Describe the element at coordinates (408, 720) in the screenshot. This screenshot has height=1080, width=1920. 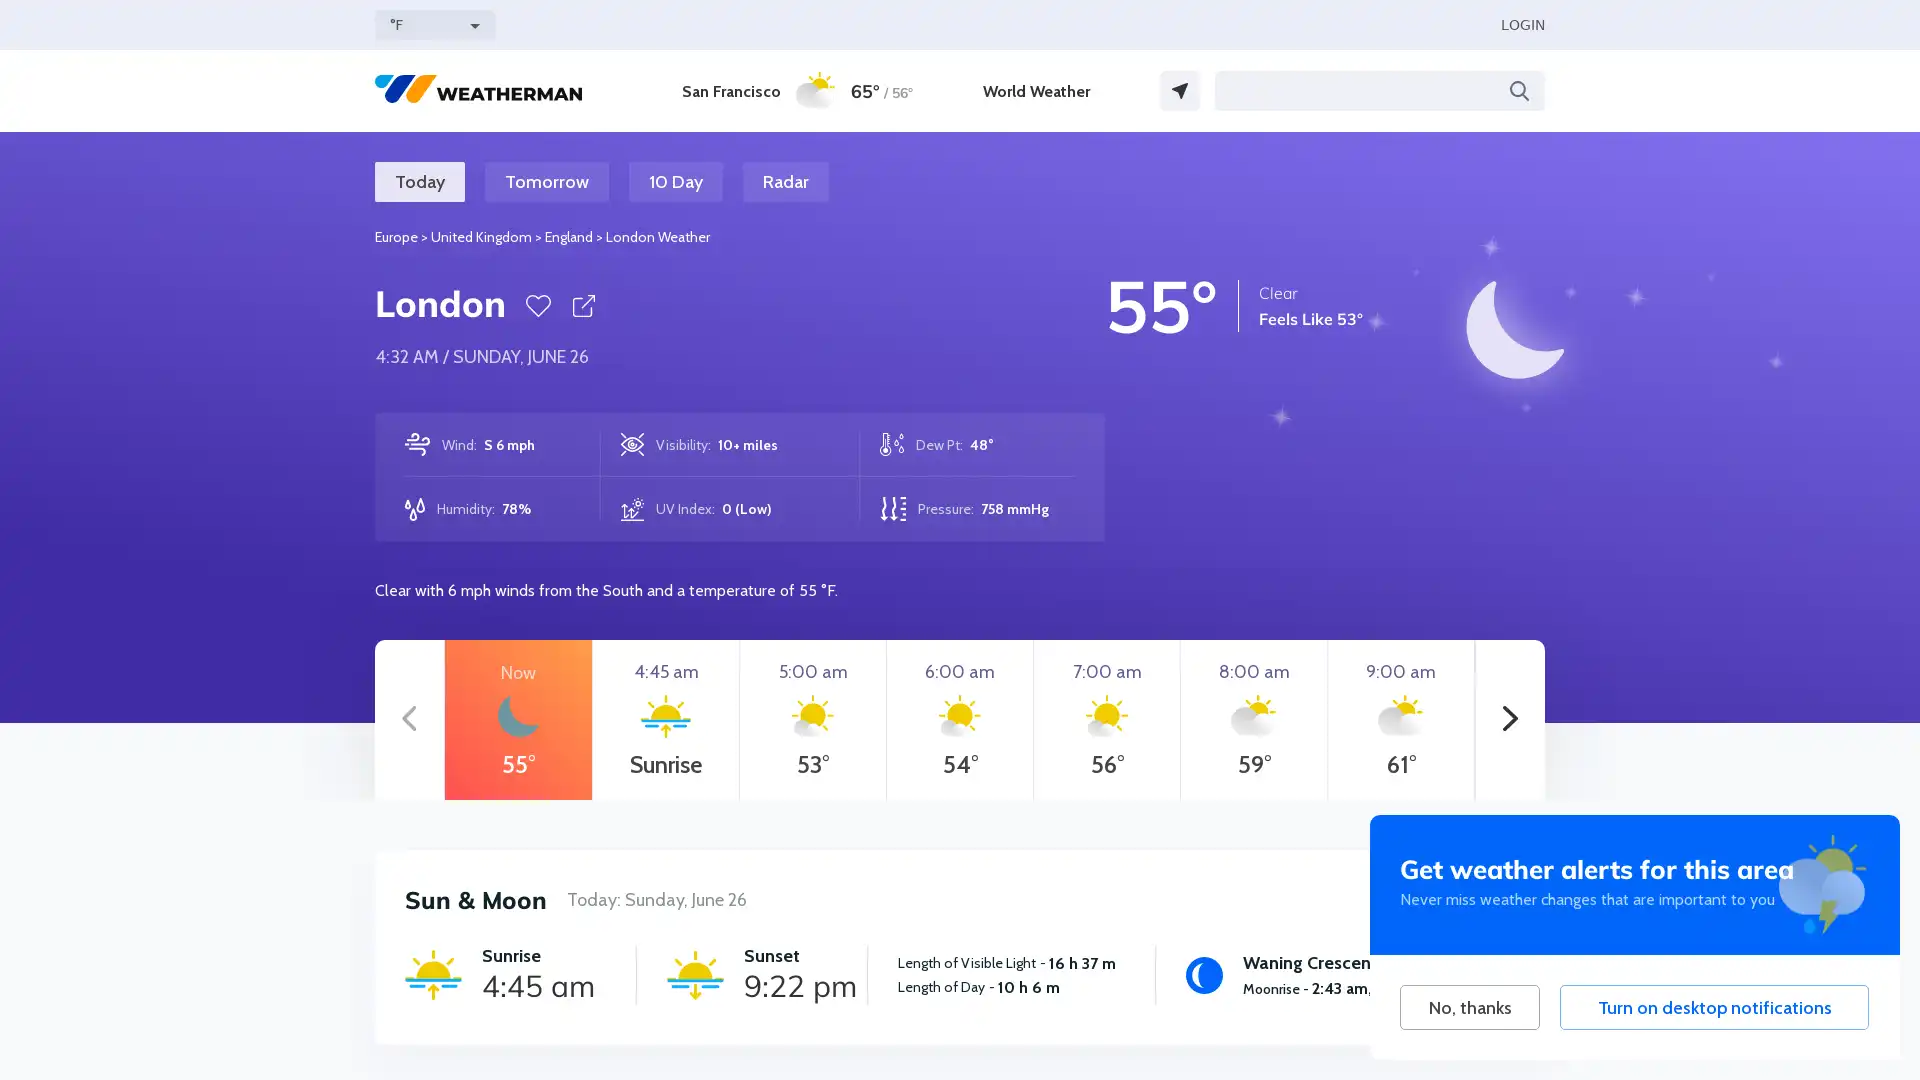
I see `Previous hours` at that location.